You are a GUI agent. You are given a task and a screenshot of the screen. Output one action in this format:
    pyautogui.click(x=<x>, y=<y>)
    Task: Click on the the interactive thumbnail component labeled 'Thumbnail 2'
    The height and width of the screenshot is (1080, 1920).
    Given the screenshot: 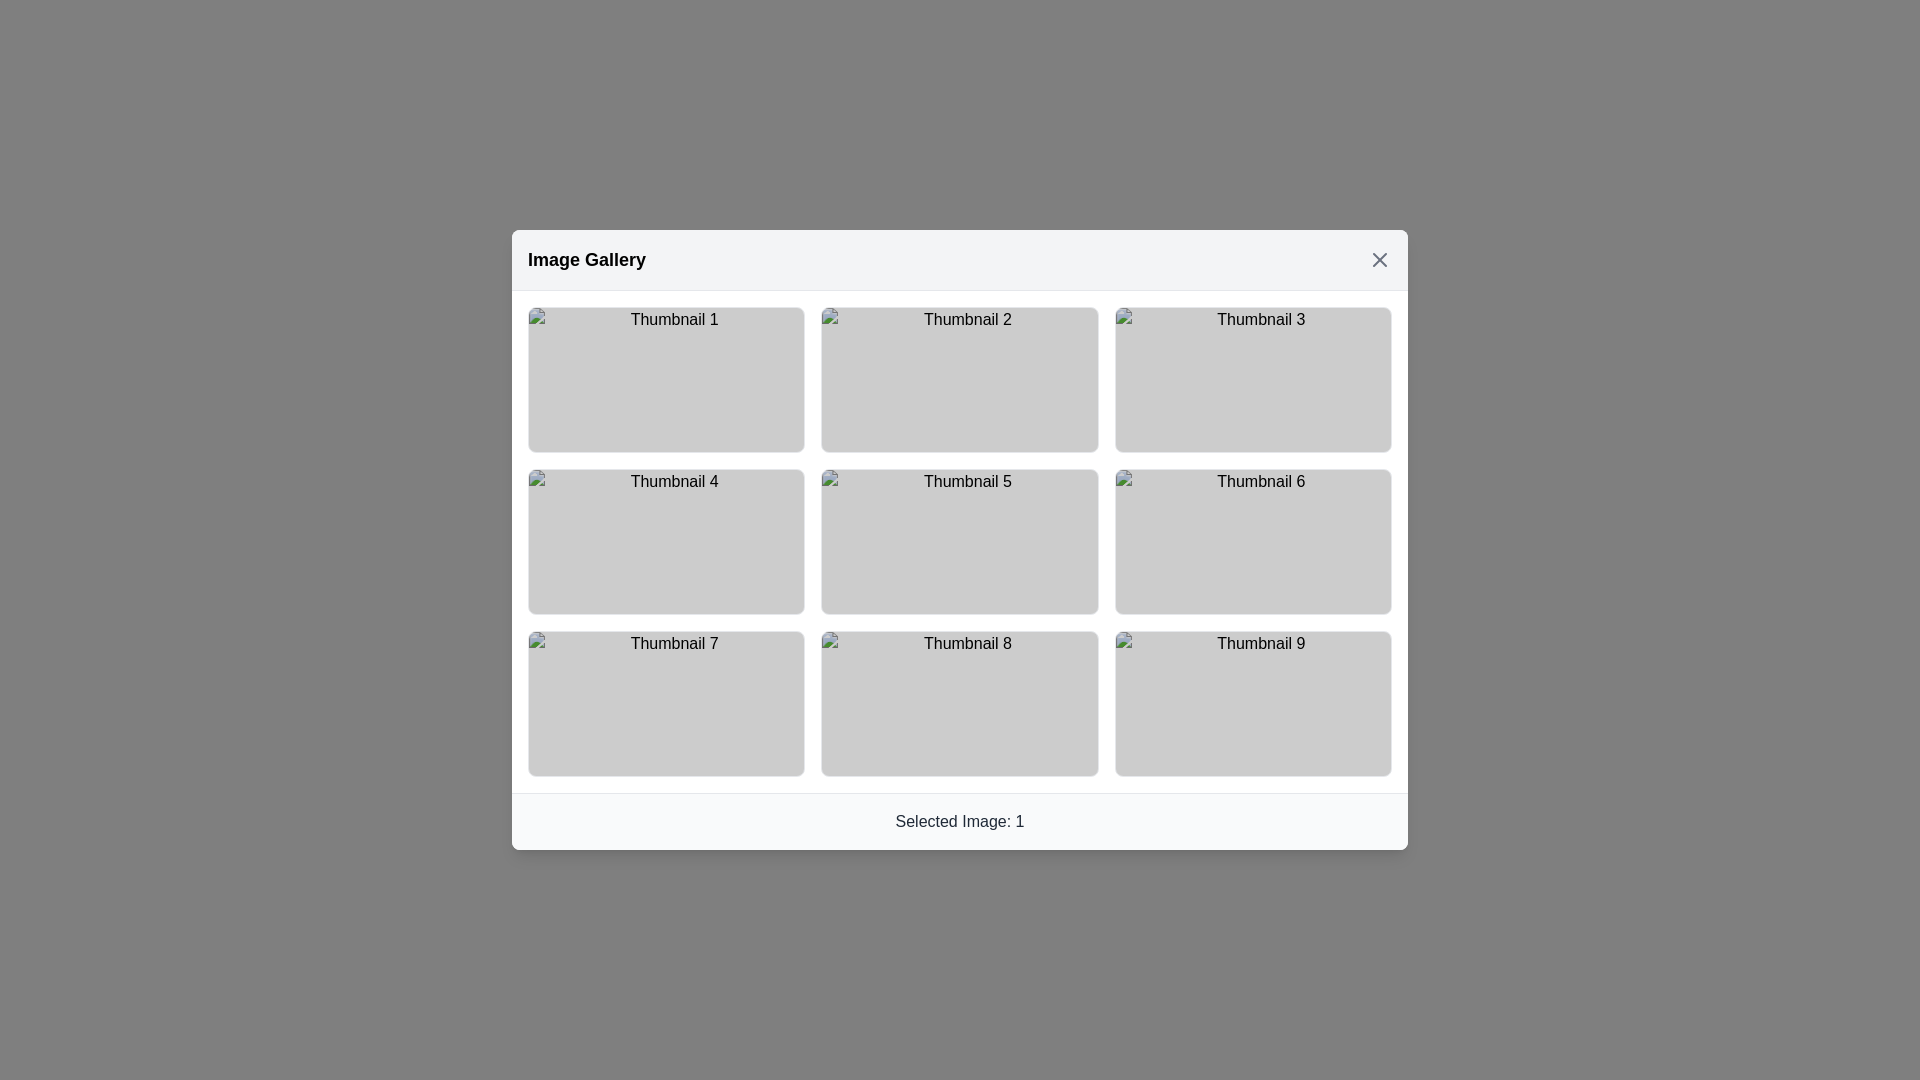 What is the action you would take?
    pyautogui.click(x=960, y=380)
    